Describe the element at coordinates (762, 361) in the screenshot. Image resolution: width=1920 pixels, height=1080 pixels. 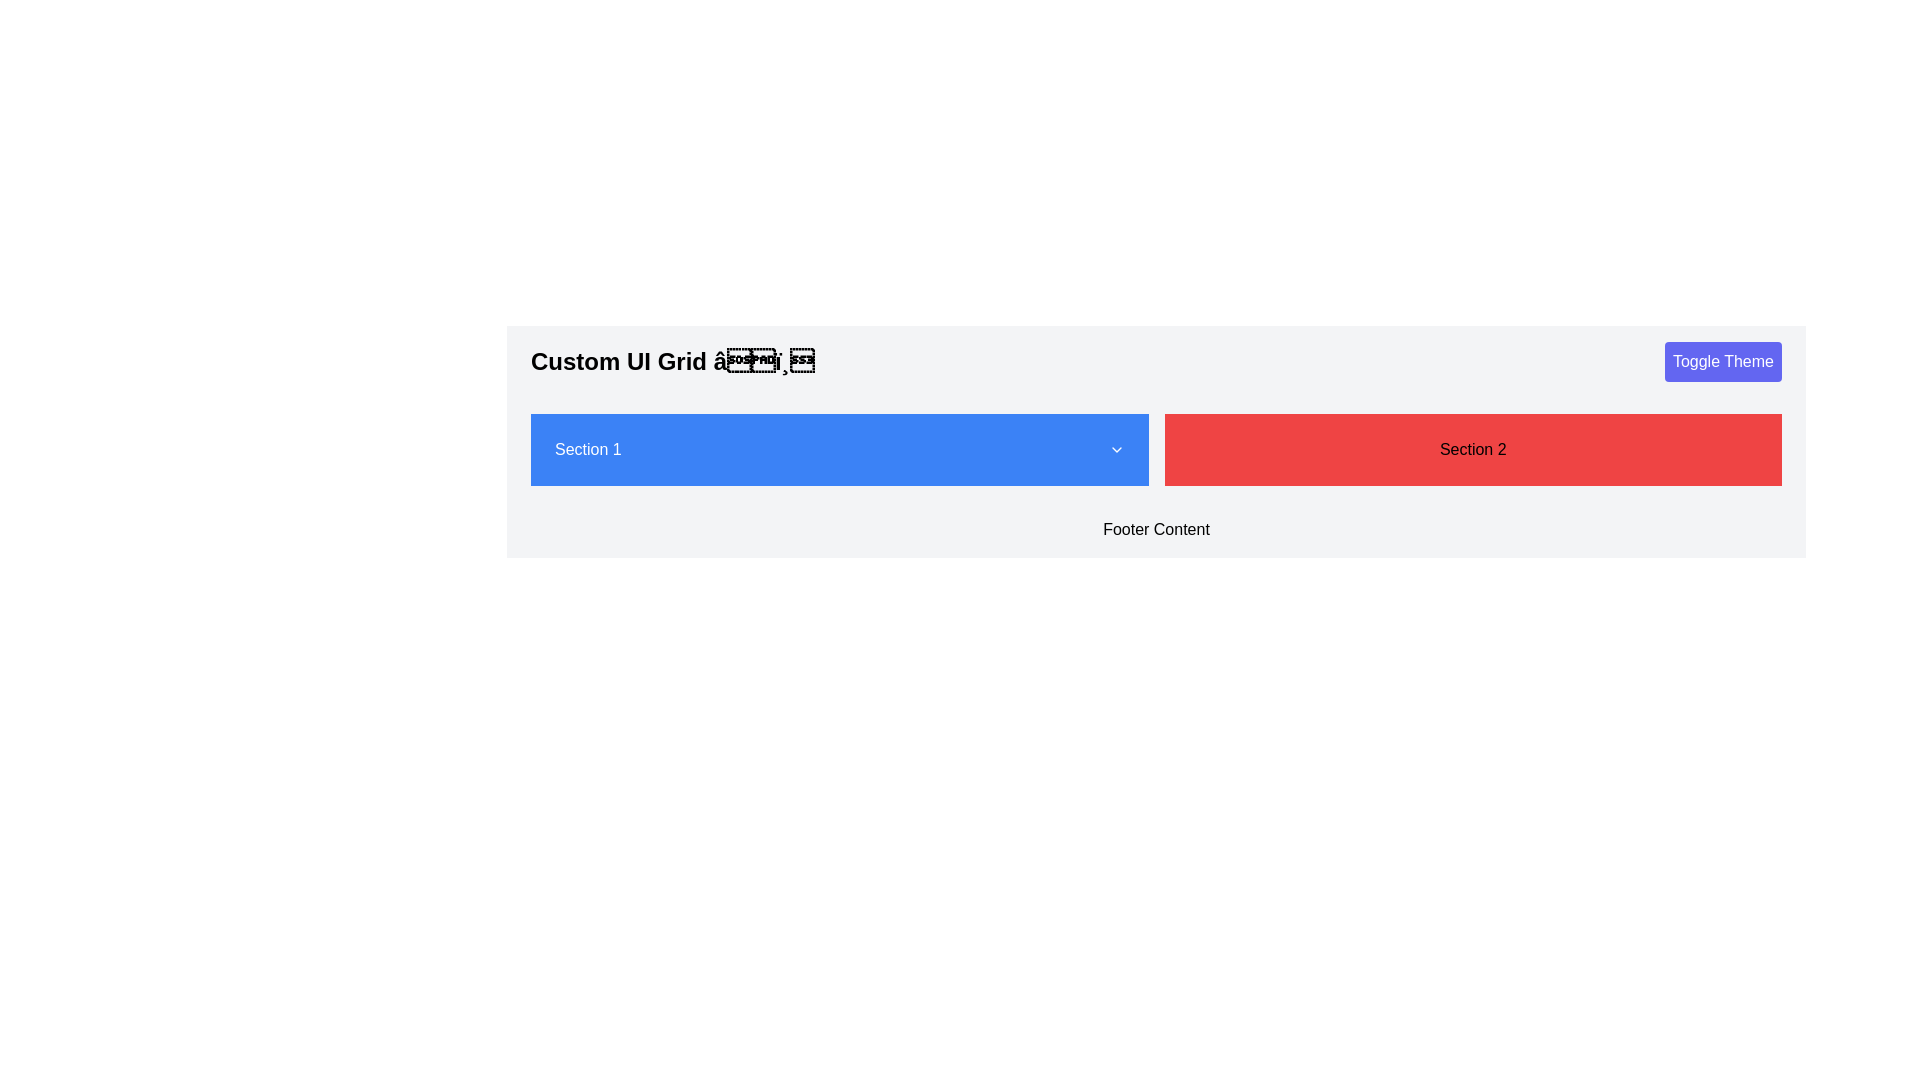
I see `the sun-shaped symbol located to the right of the 'Custom UI Grid ☀️' header in the top-left section of the user interface` at that location.